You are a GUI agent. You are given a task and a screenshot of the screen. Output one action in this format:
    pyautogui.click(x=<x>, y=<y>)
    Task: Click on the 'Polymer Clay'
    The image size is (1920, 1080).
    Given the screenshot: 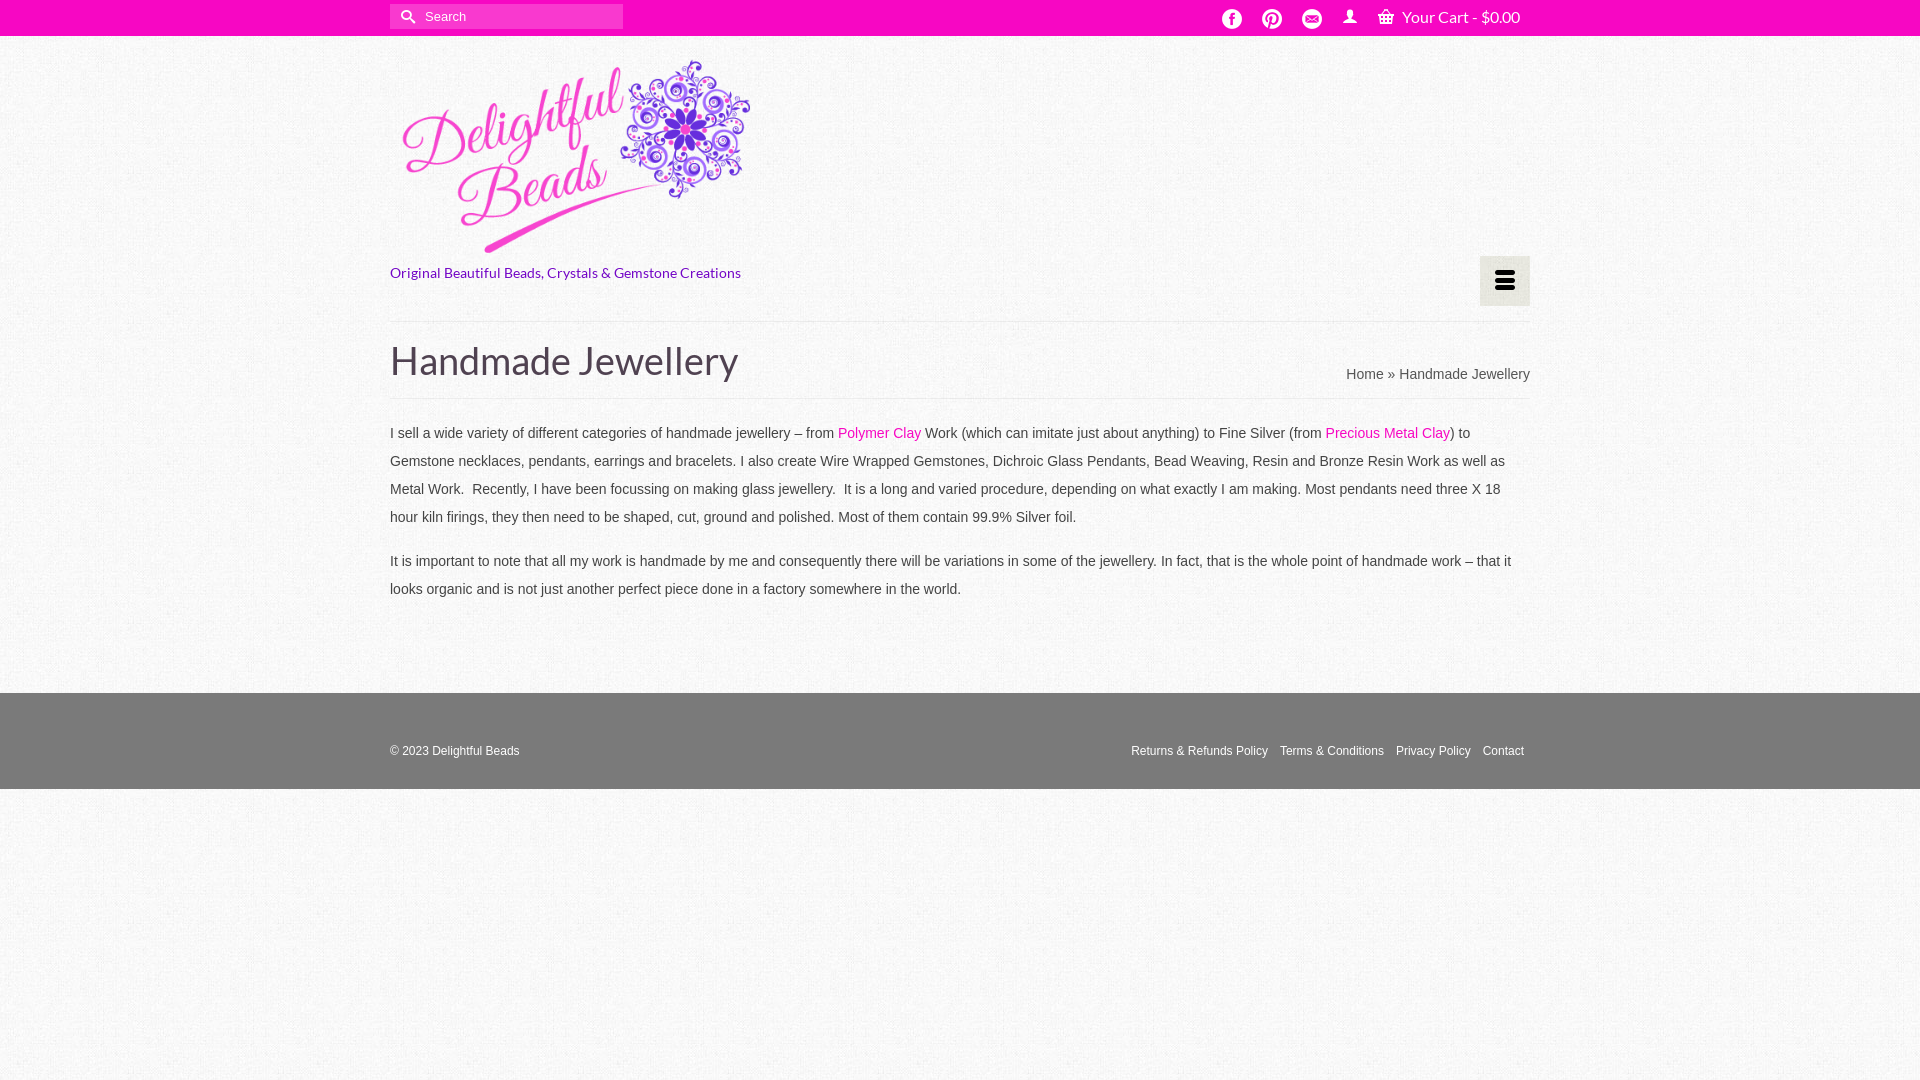 What is the action you would take?
    pyautogui.click(x=879, y=431)
    